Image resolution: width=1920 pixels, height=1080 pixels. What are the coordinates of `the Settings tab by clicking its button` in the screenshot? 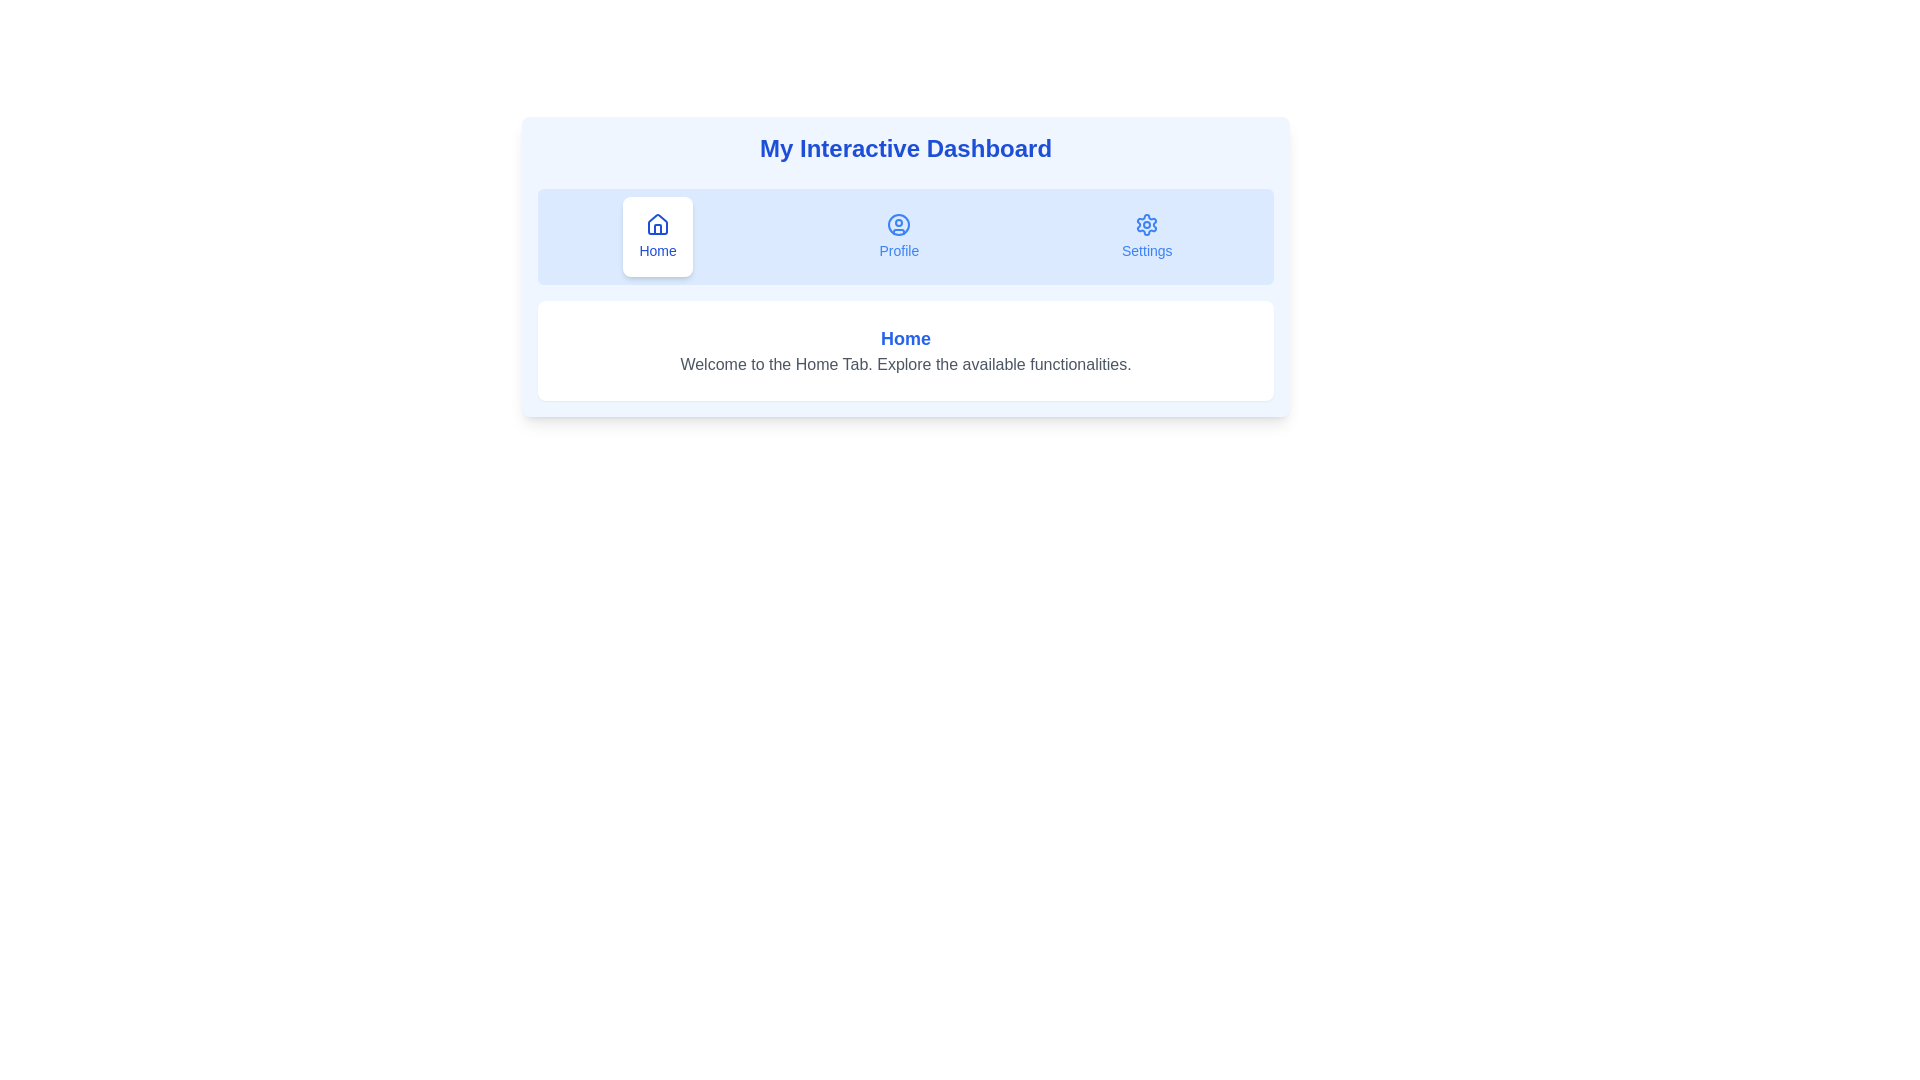 It's located at (1147, 235).